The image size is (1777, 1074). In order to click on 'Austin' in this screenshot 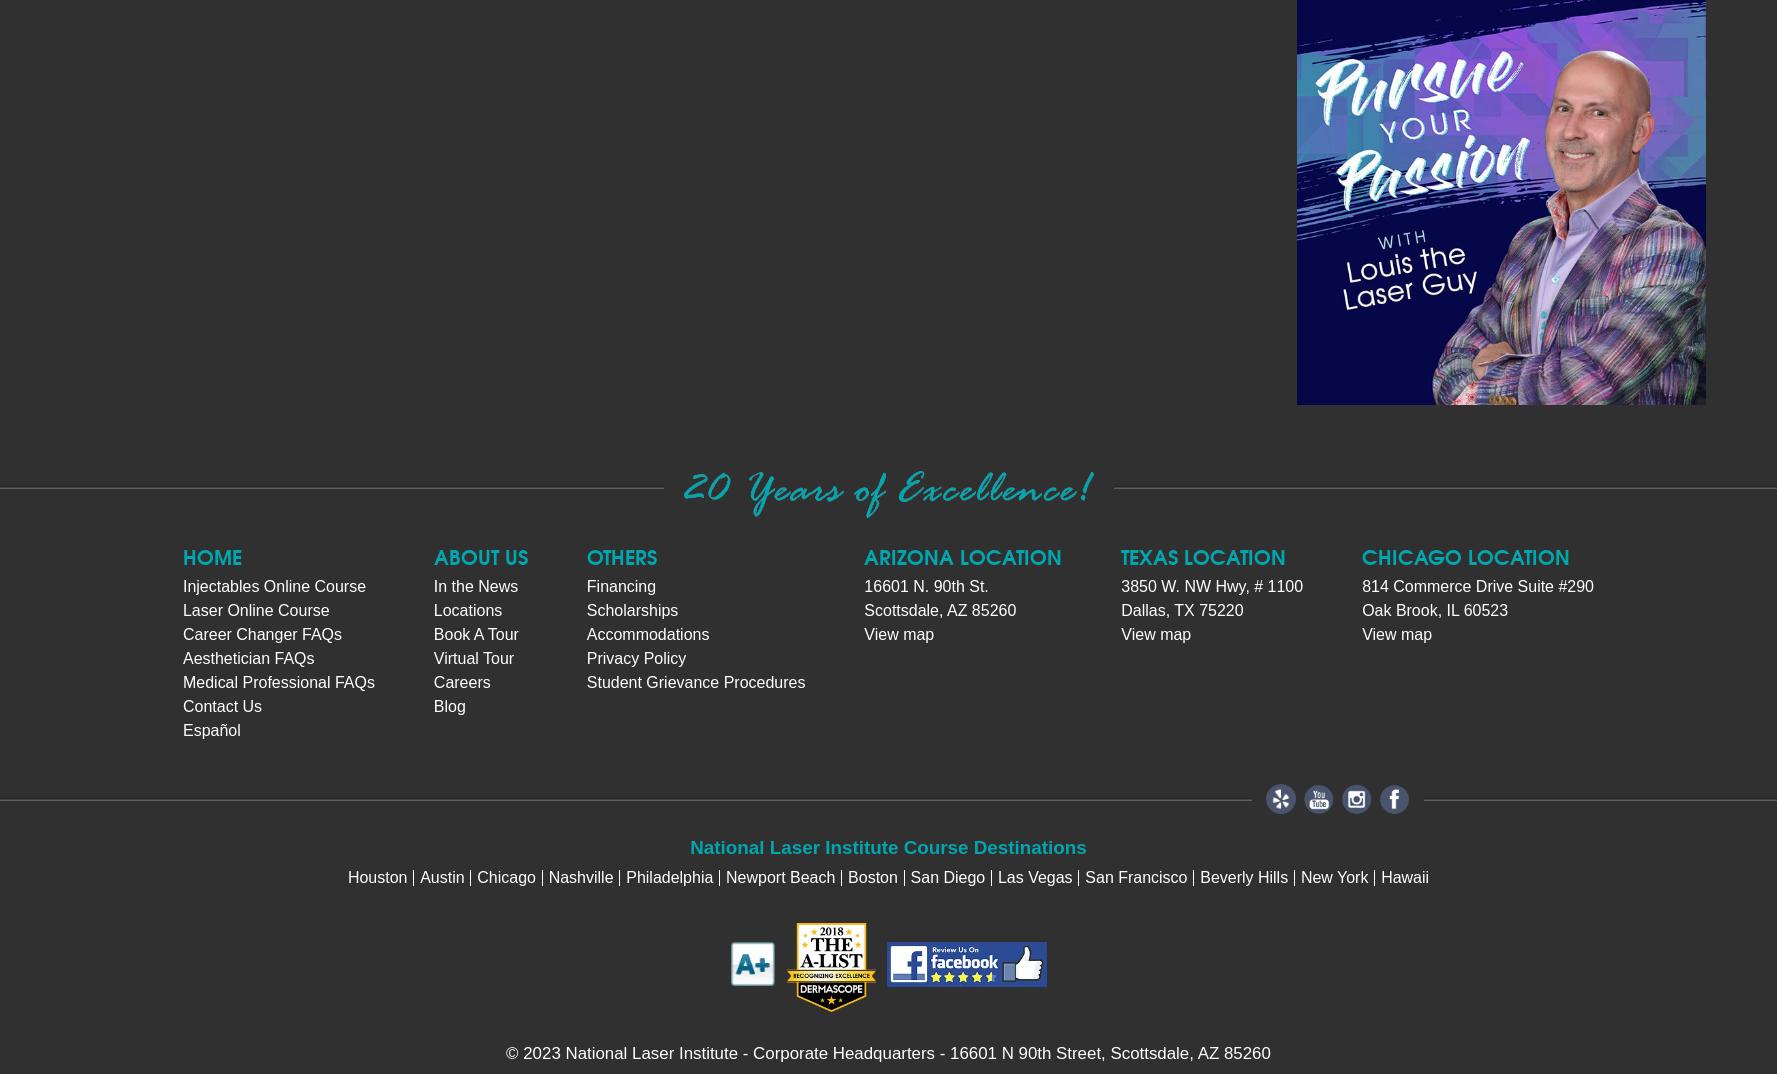, I will do `click(419, 875)`.